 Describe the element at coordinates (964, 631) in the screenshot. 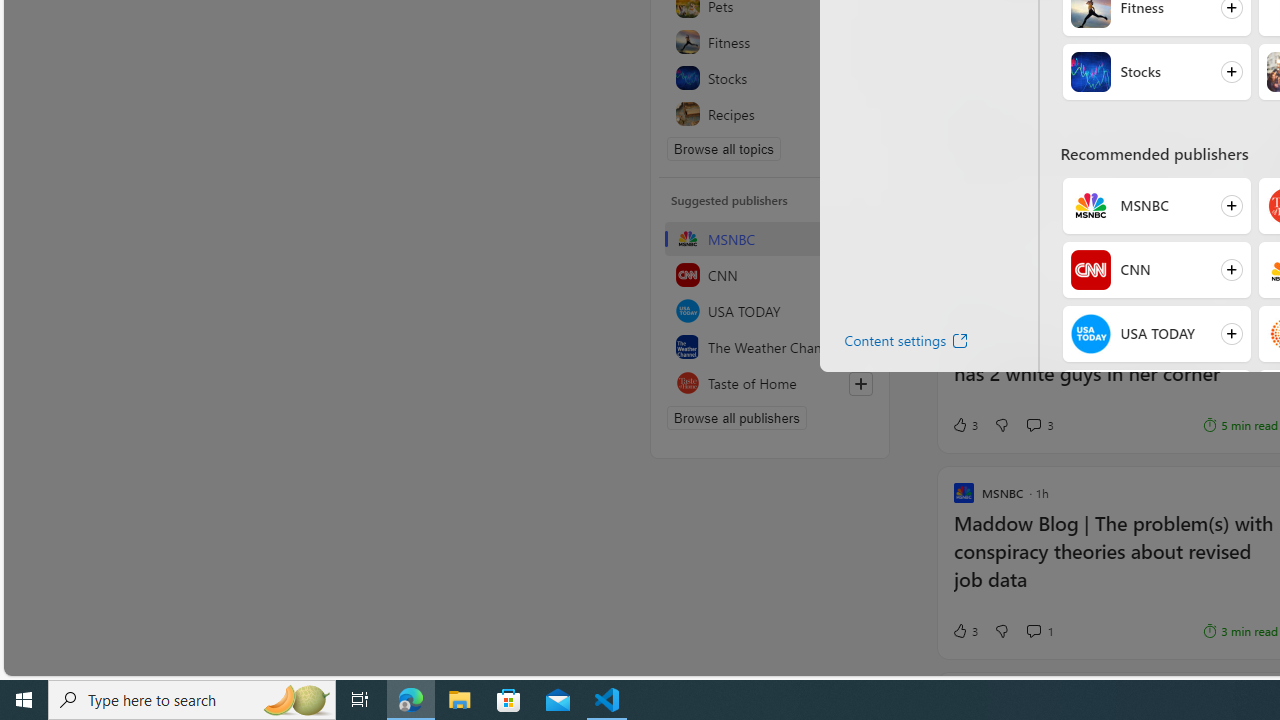

I see `'3 Like'` at that location.